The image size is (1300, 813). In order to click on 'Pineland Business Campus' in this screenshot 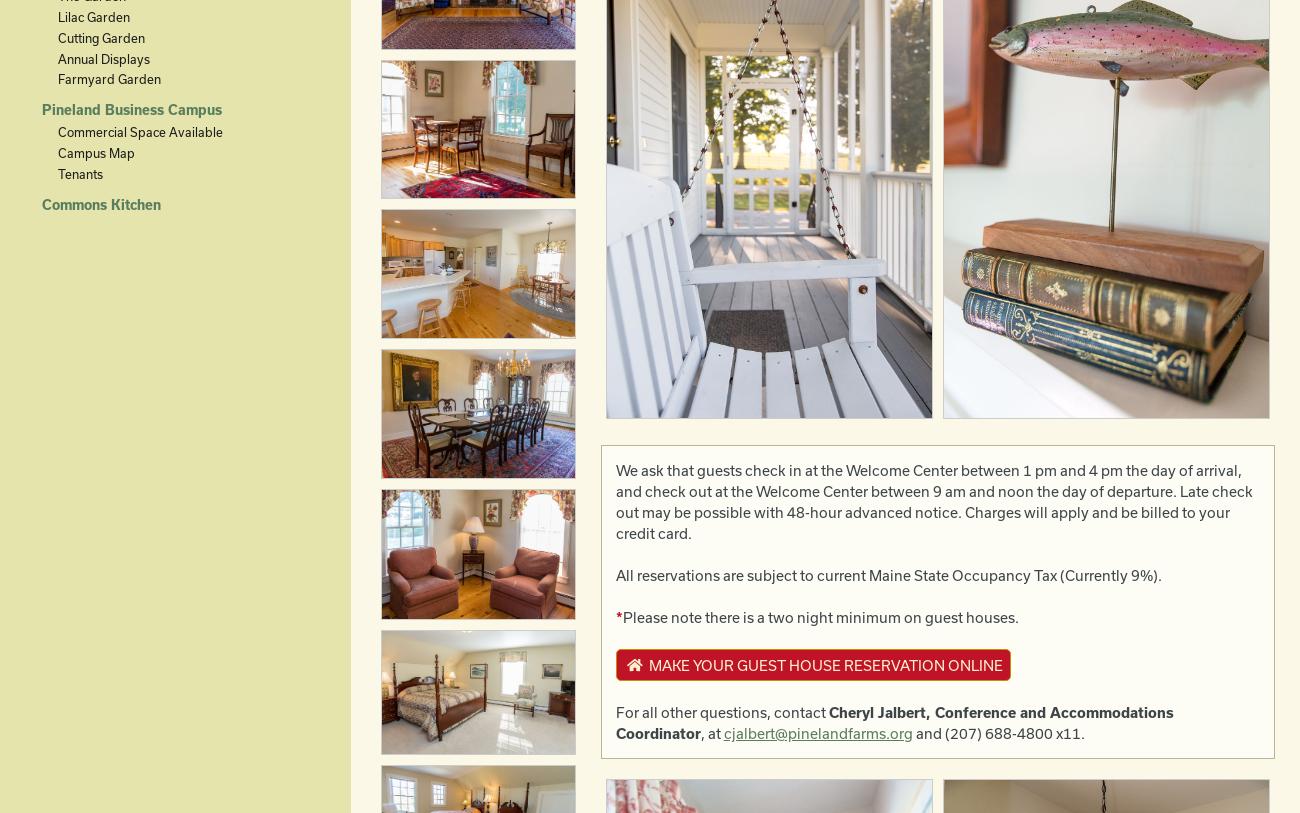, I will do `click(130, 108)`.